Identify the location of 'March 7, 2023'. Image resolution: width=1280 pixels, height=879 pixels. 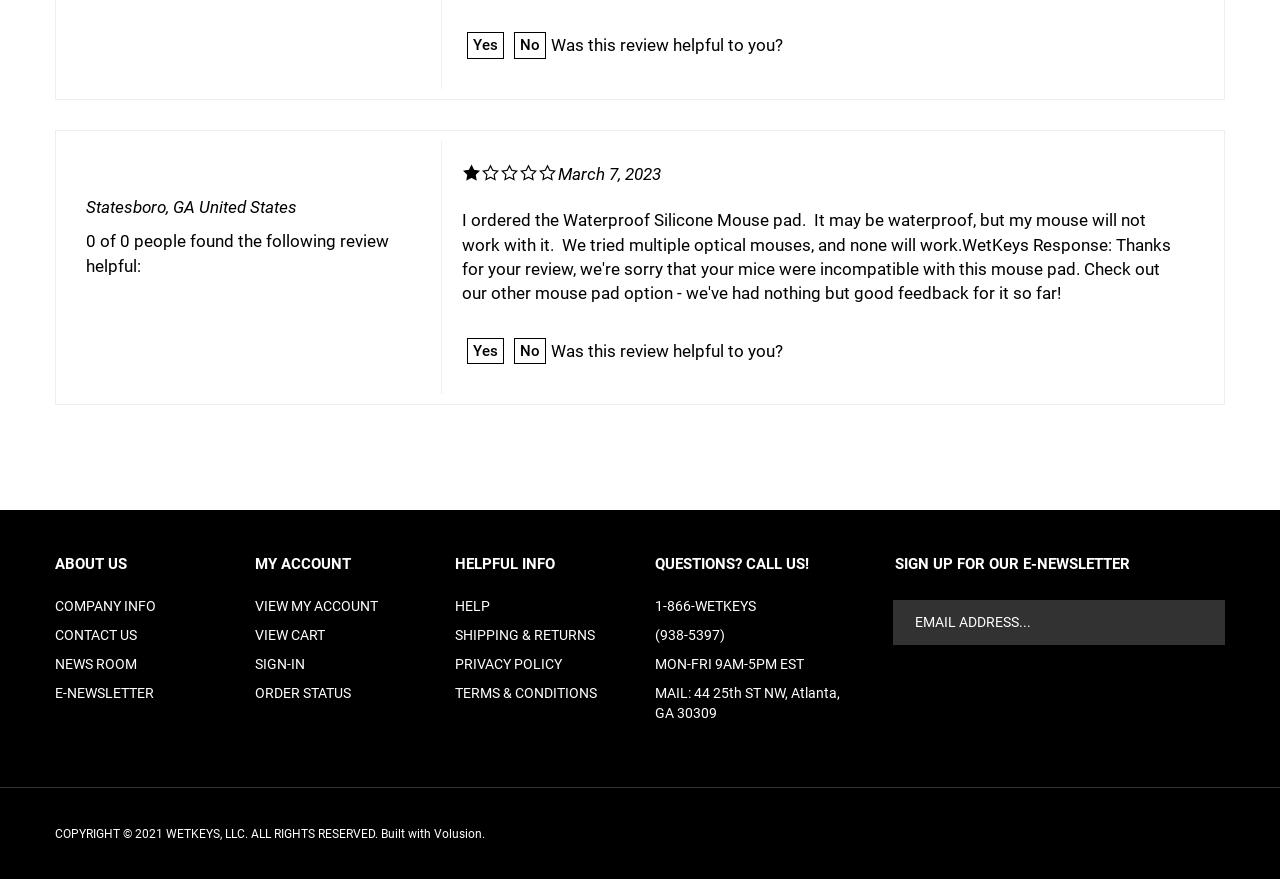
(607, 173).